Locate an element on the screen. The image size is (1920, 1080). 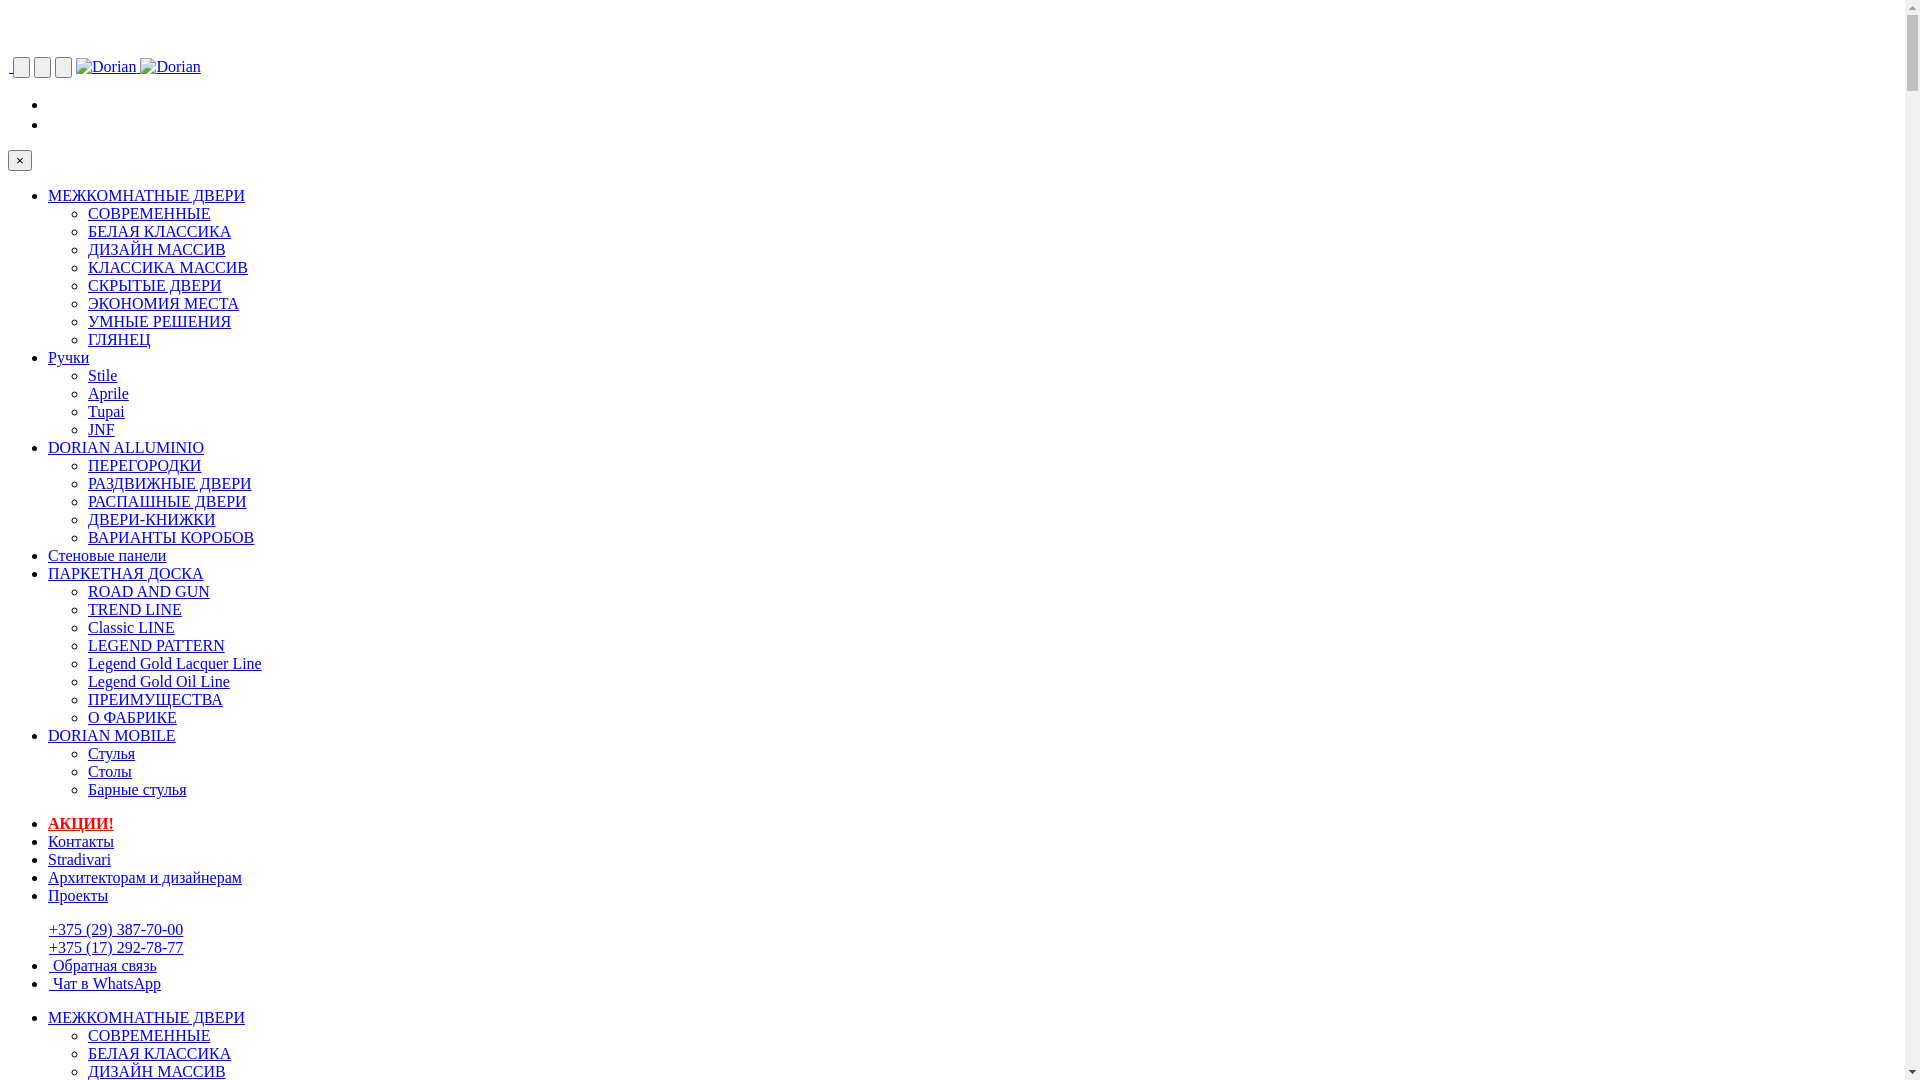
'ROAD AND GUN' is located at coordinates (86, 590).